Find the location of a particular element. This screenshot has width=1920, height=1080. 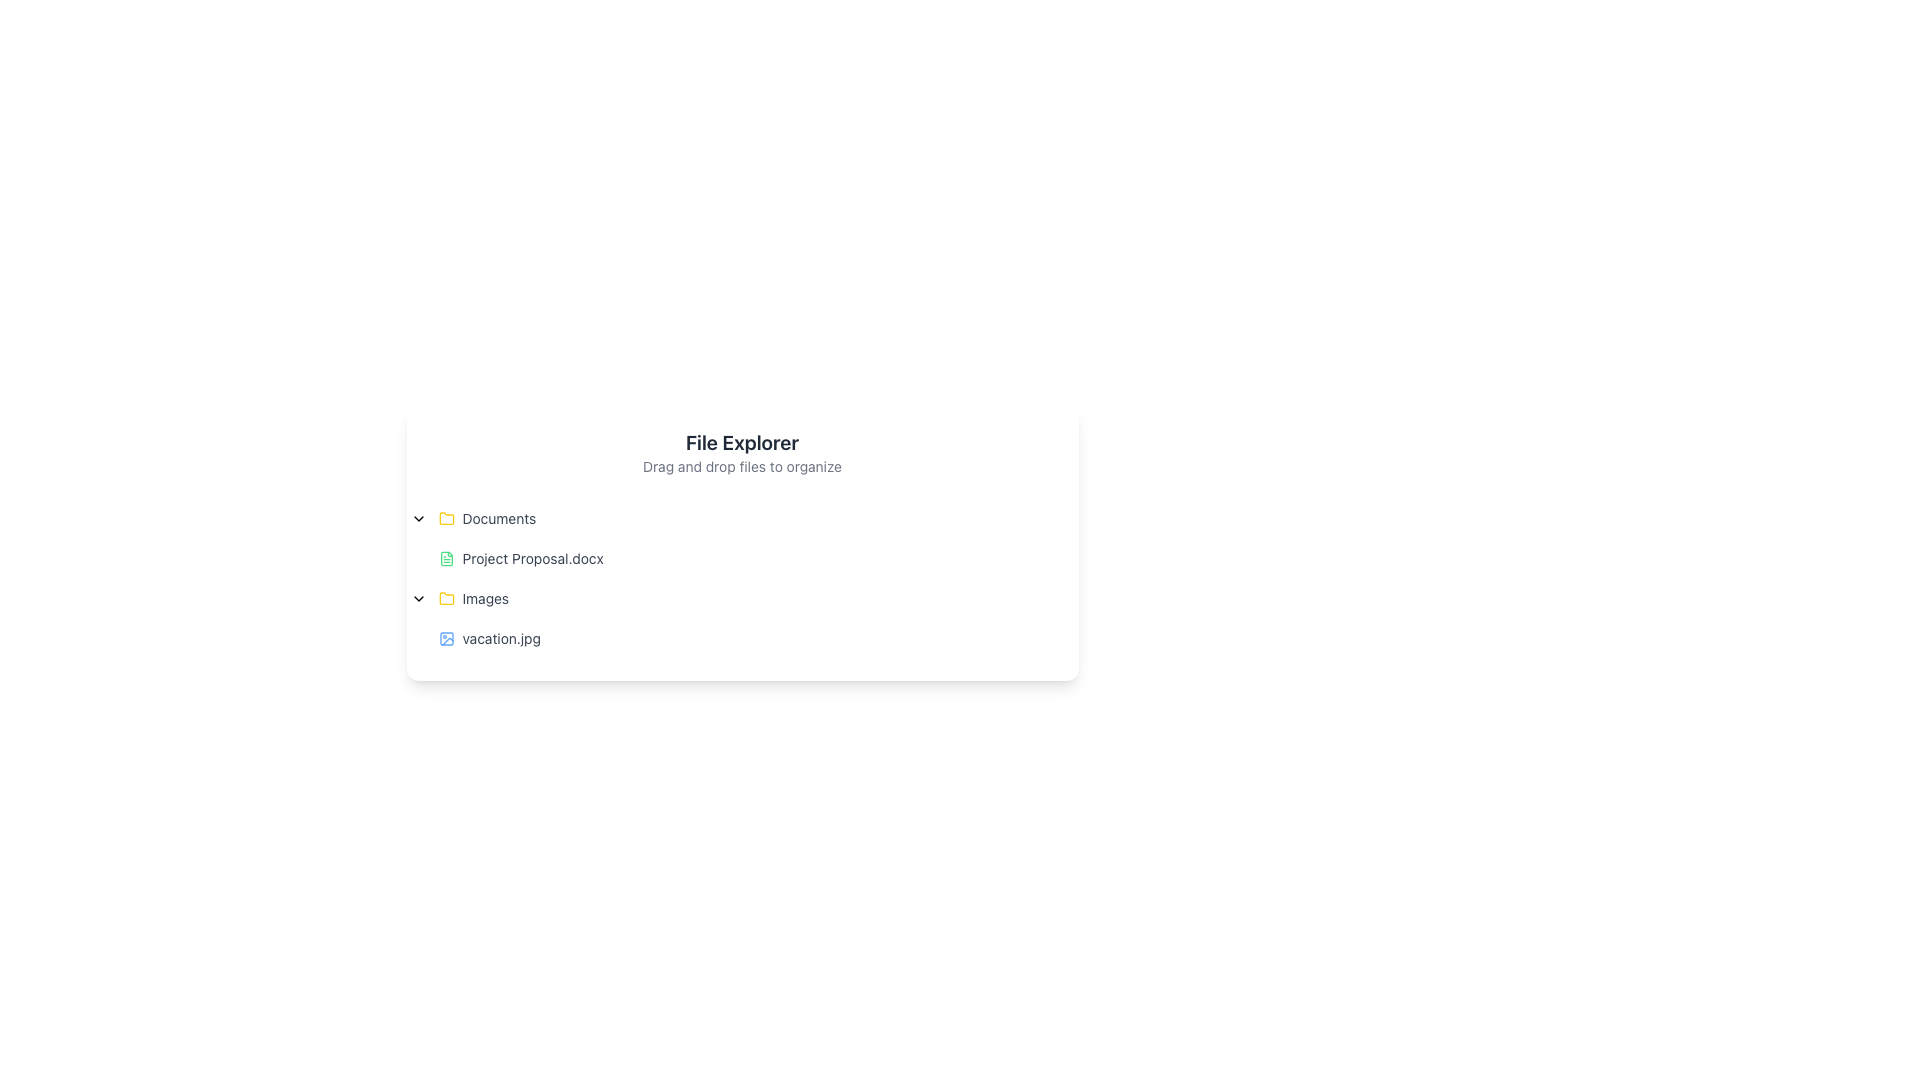

the text label displaying 'vacation.jpg', styled with small gray text, to select it is located at coordinates (501, 639).